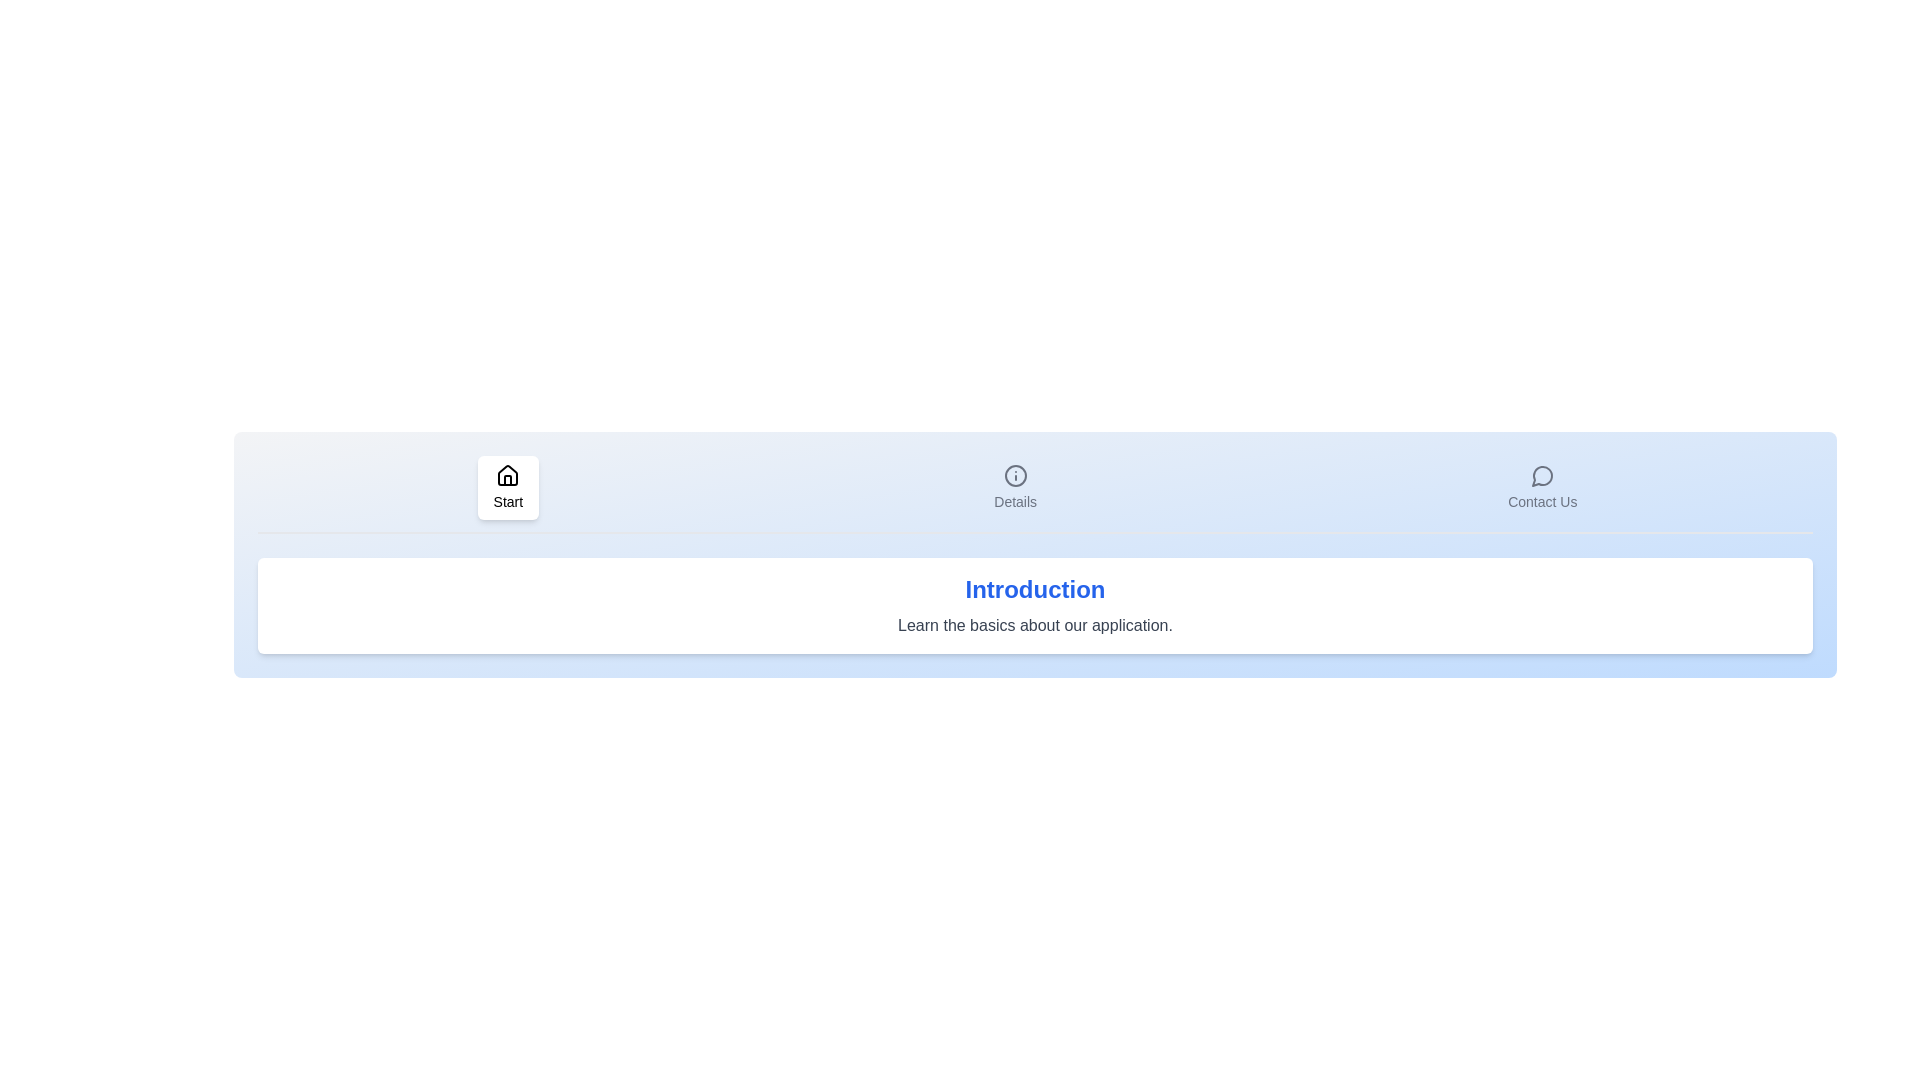  I want to click on the icon of the Start tab to activate it, so click(508, 488).